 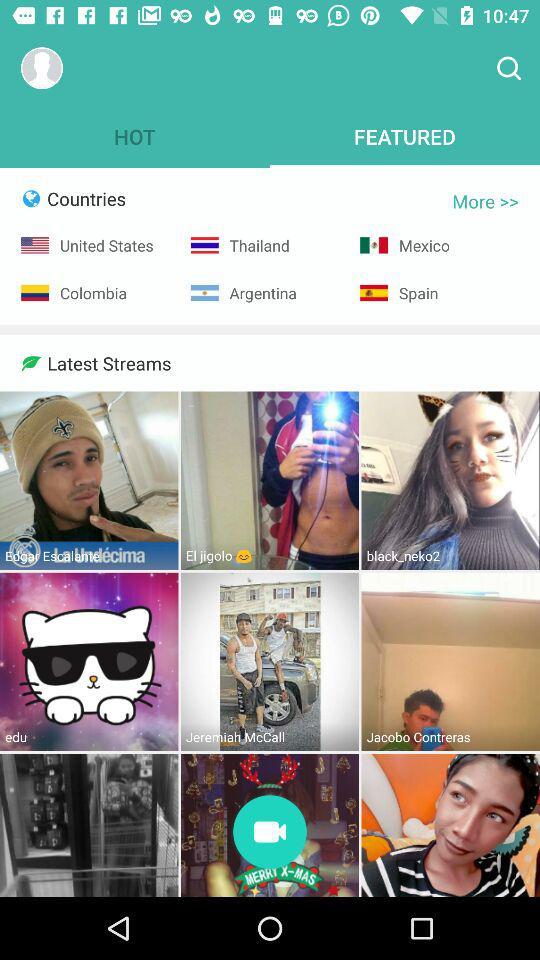 I want to click on profile information, so click(x=42, y=68).